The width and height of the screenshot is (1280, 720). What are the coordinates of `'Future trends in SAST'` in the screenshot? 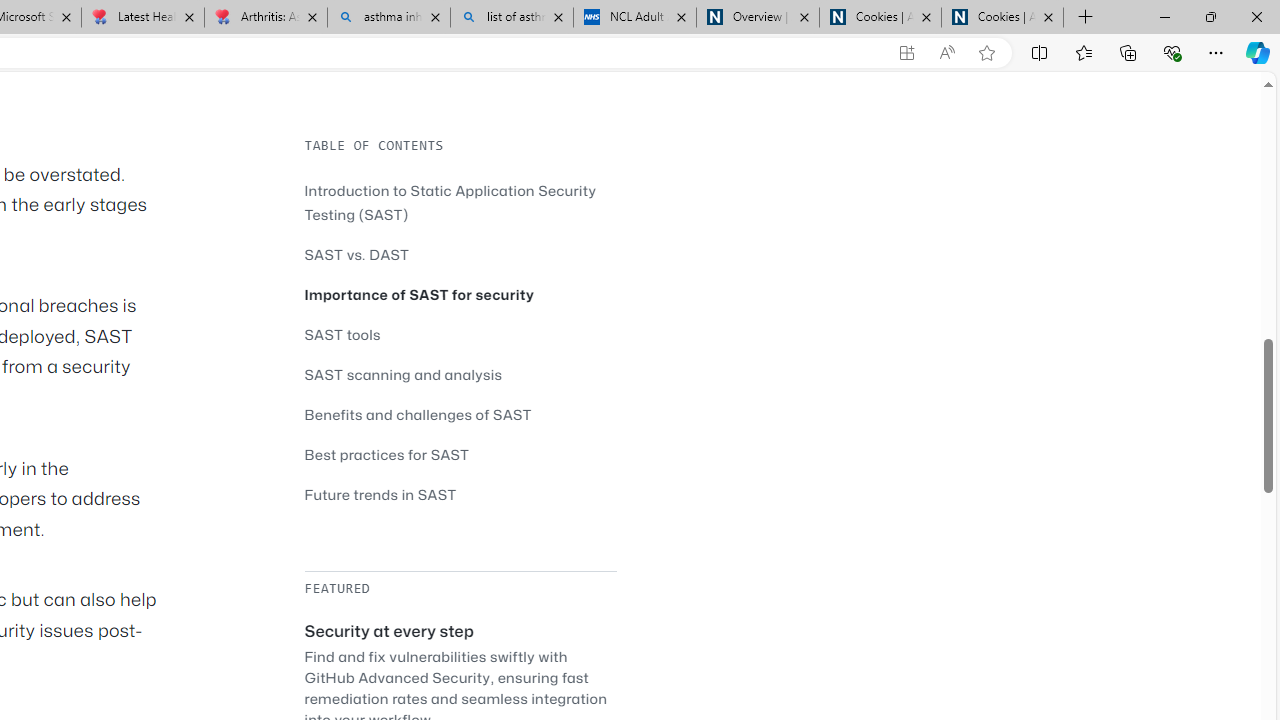 It's located at (380, 494).